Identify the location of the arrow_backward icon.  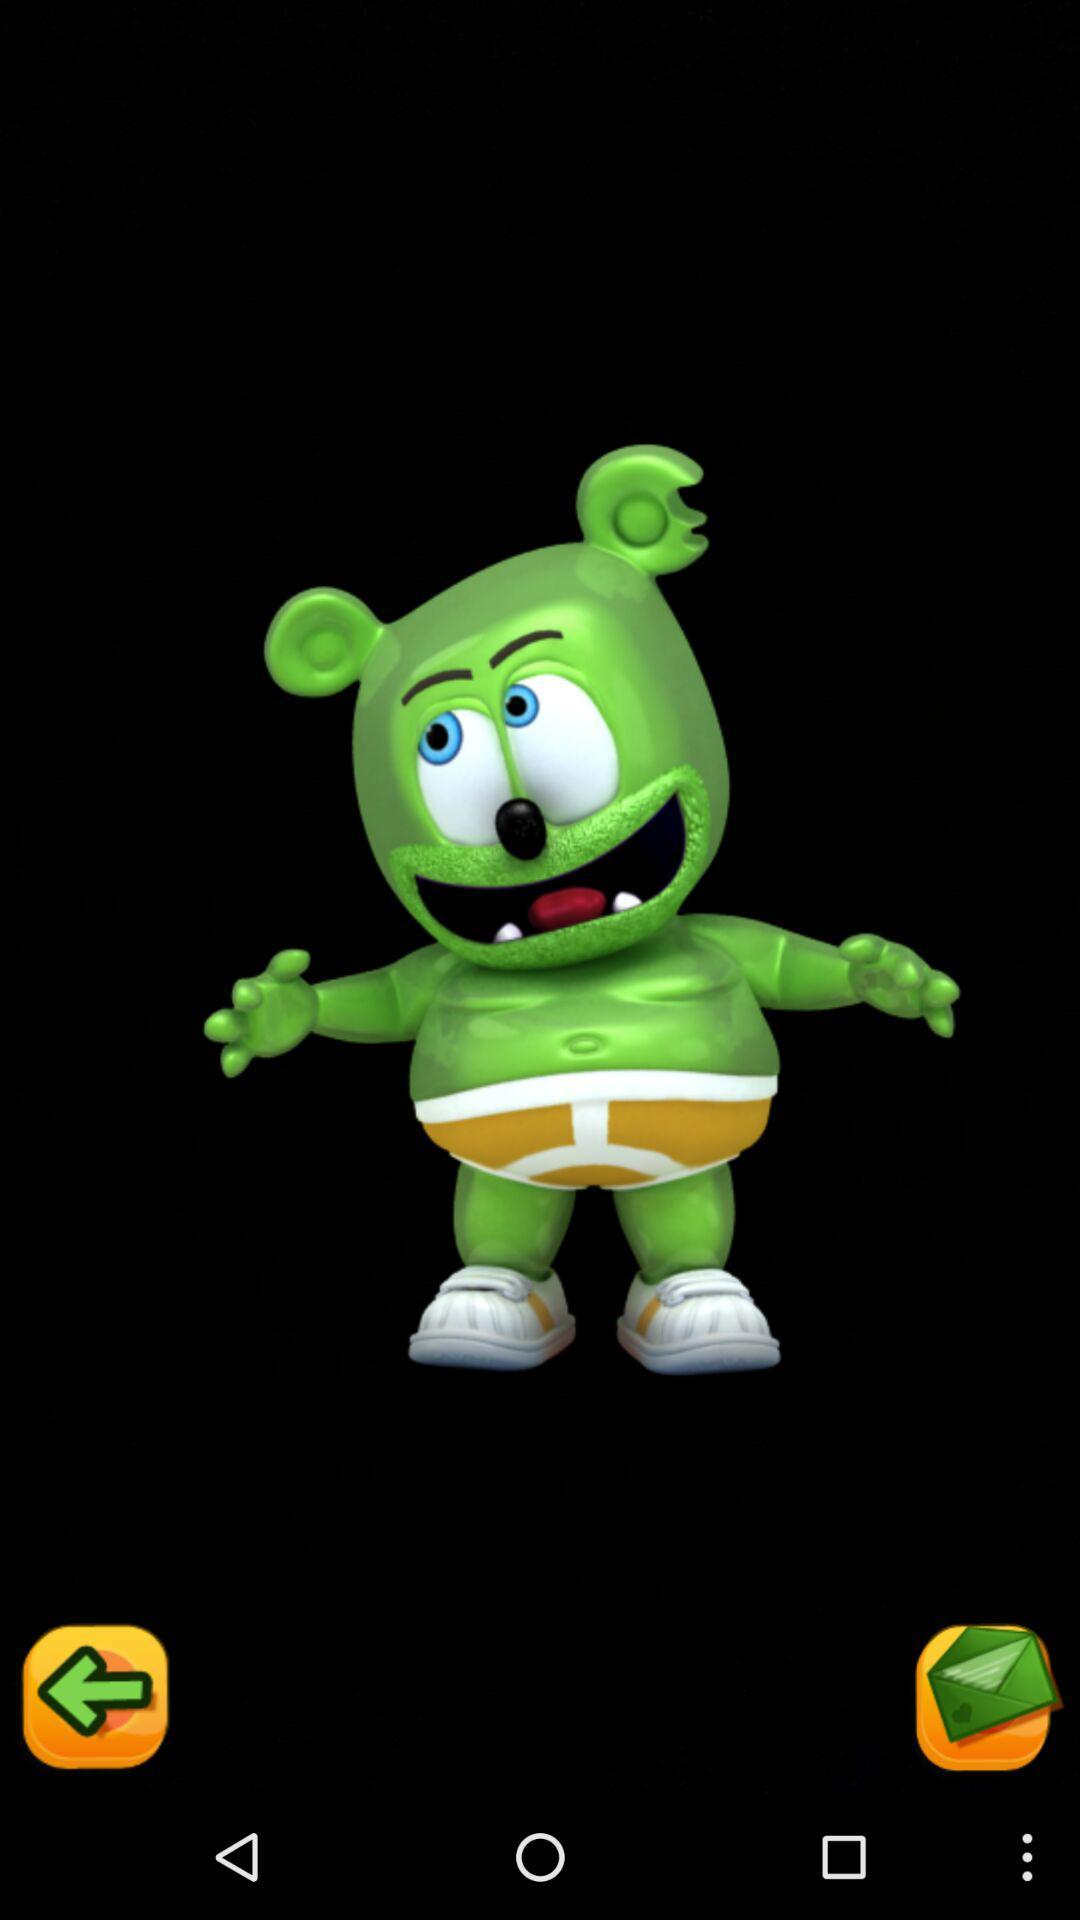
(92, 1821).